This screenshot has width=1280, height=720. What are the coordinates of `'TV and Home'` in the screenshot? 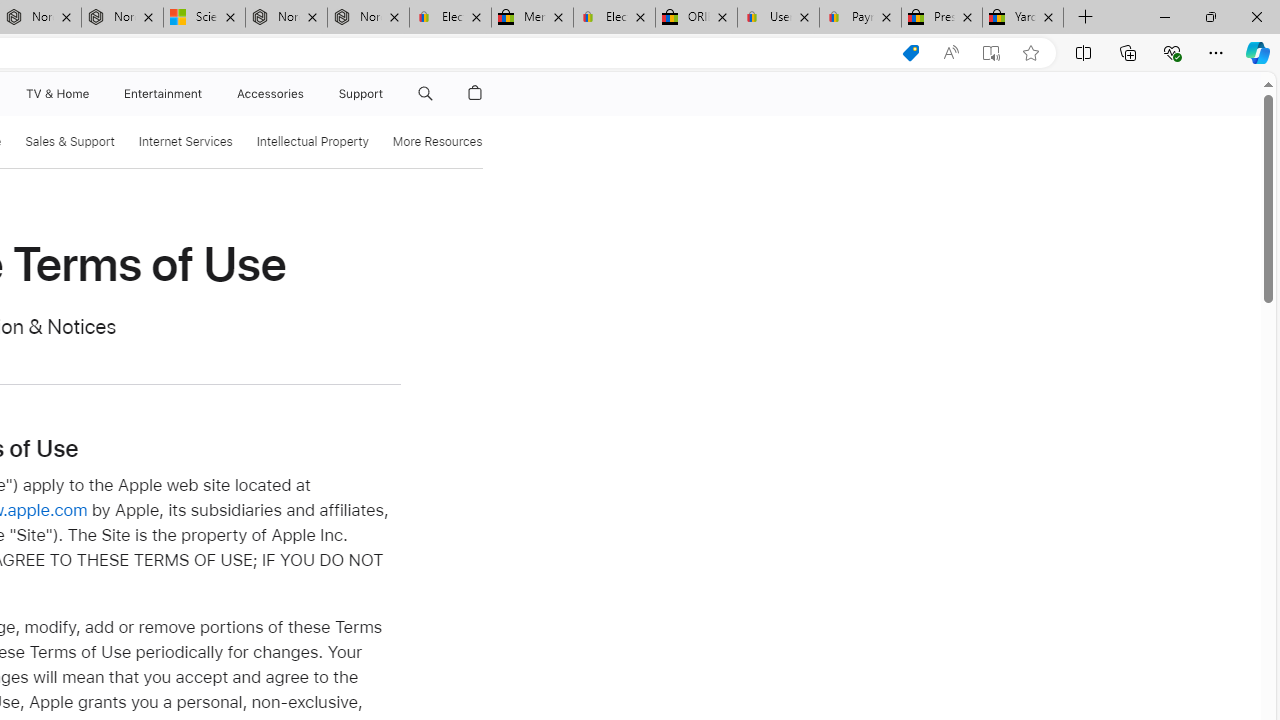 It's located at (56, 93).